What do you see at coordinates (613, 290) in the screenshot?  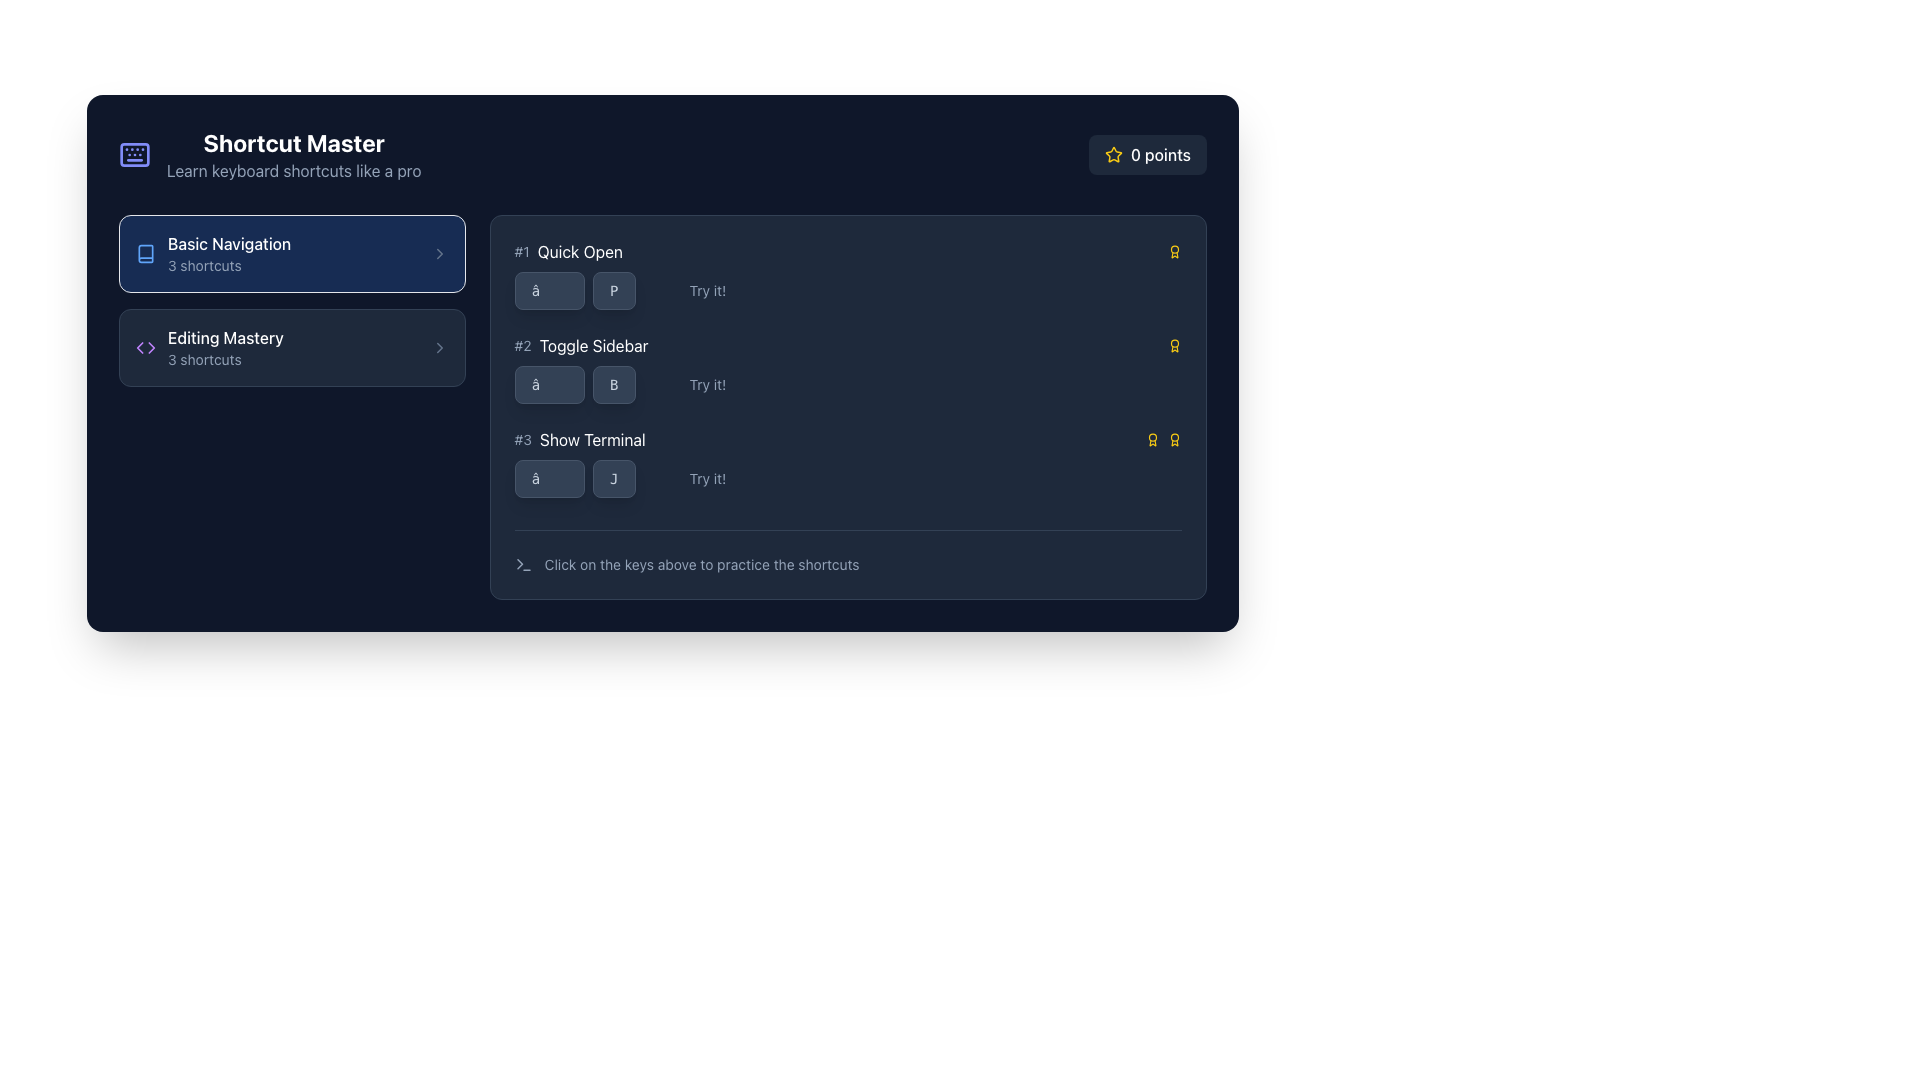 I see `the interactive button representing the 'P' key in the 'Quick Open' shortcut row, positioned to the right of the '⌘' button` at bounding box center [613, 290].